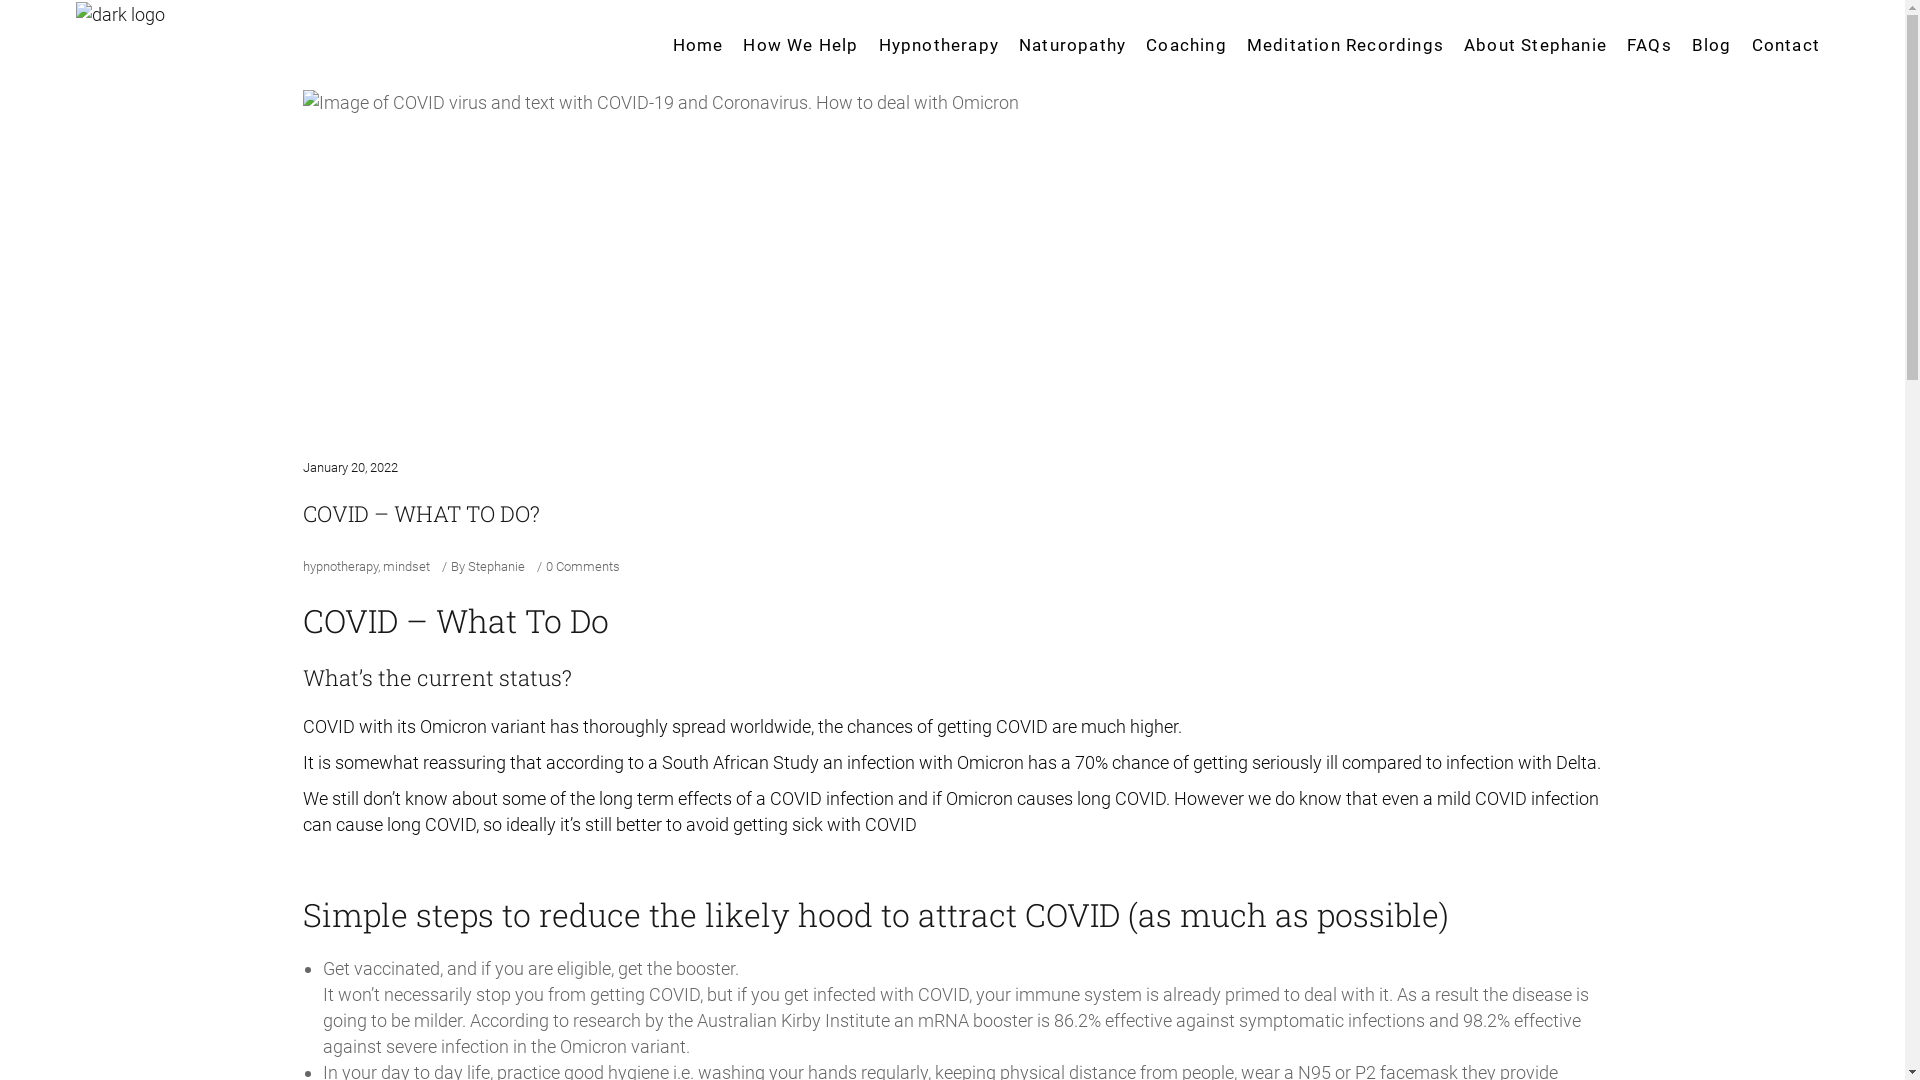 The width and height of the screenshot is (1920, 1080). What do you see at coordinates (1071, 45) in the screenshot?
I see `'Naturopathy'` at bounding box center [1071, 45].